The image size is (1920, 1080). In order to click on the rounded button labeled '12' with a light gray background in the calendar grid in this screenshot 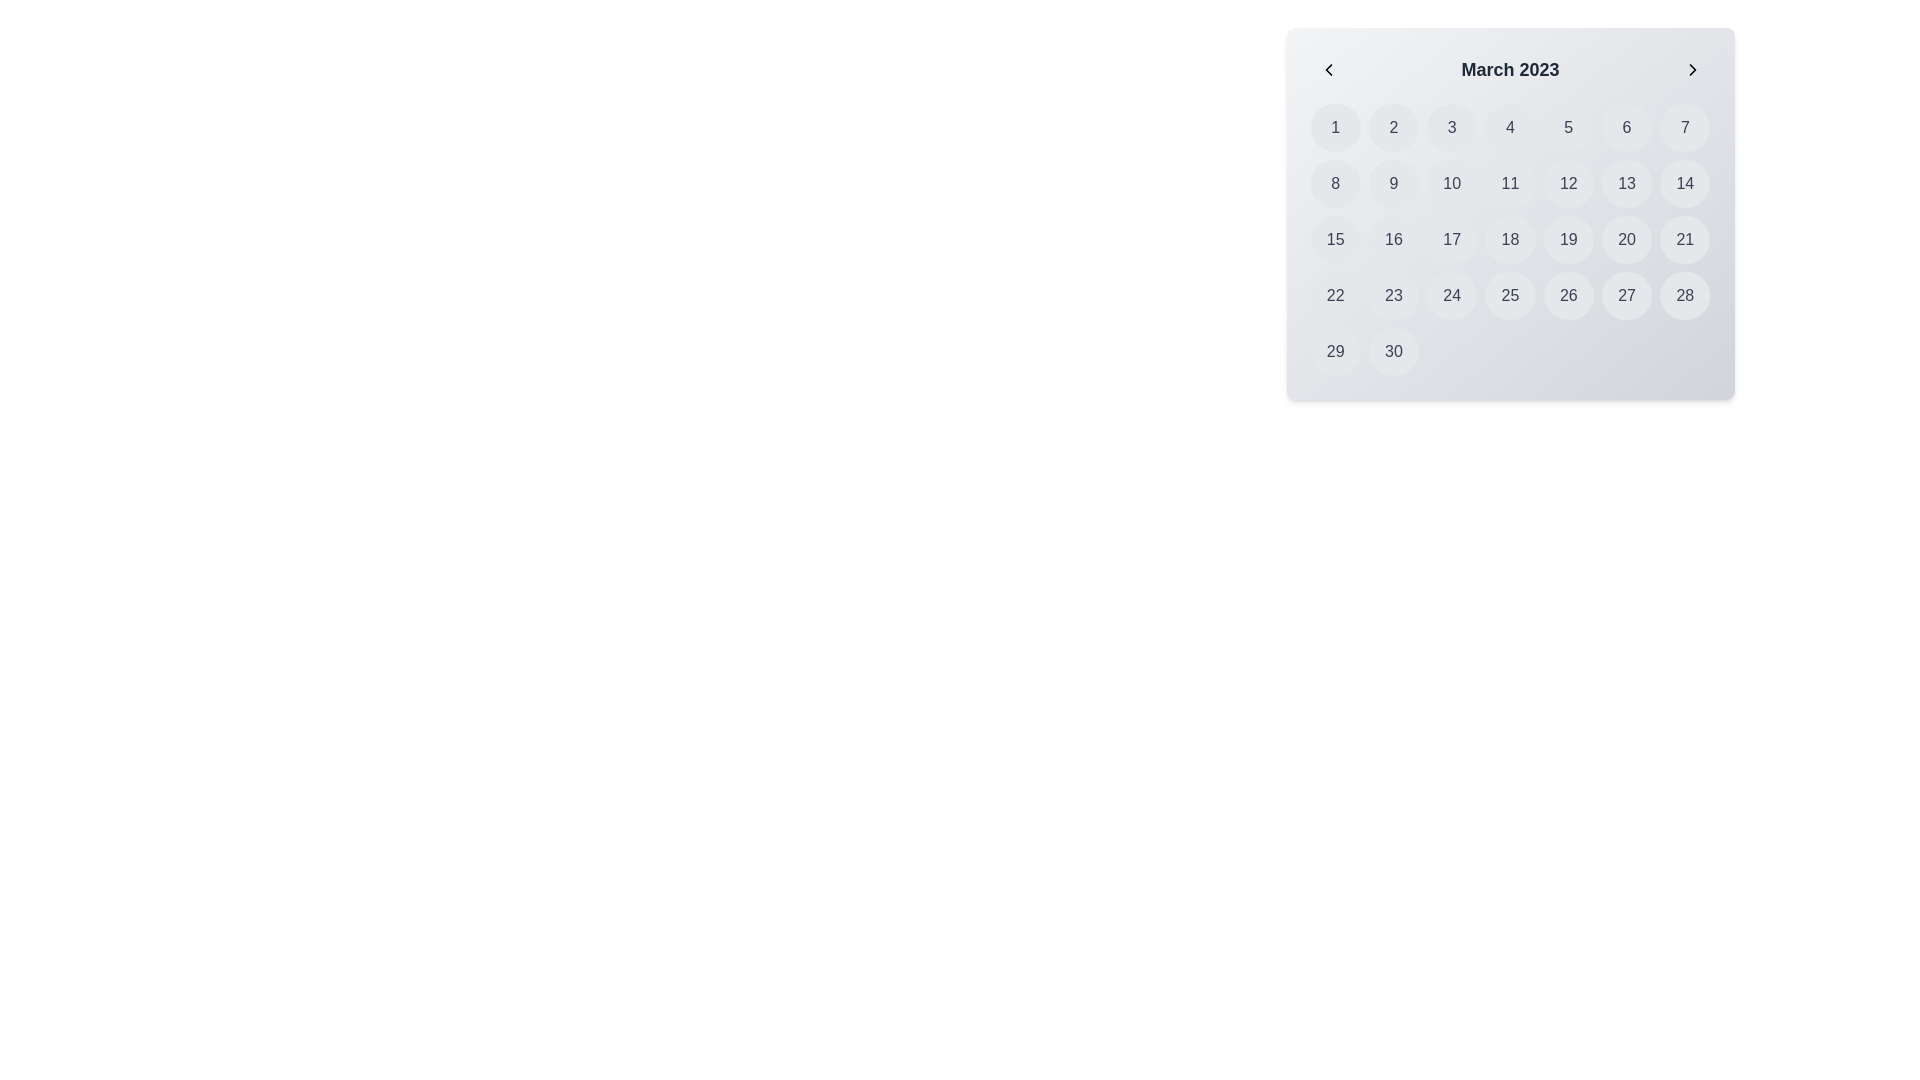, I will do `click(1567, 184)`.